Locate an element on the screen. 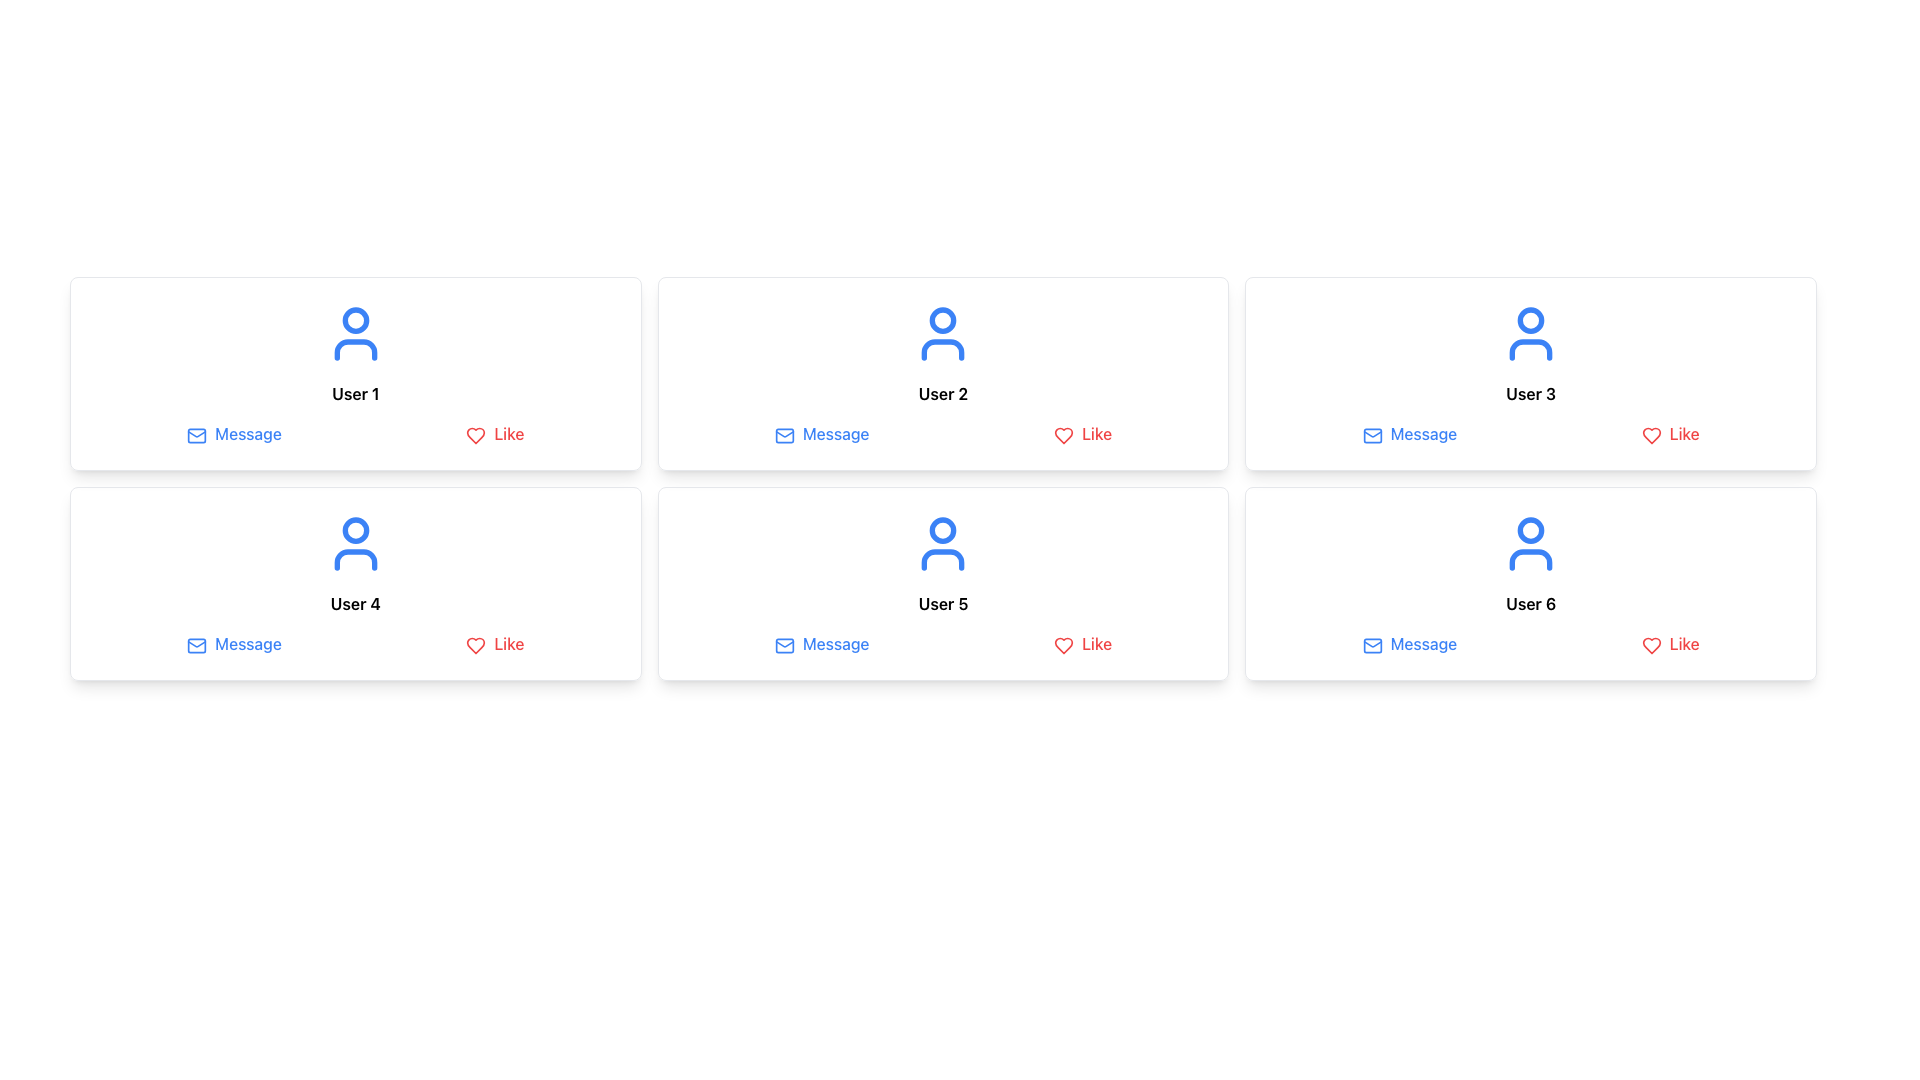  the 'Like' button located at the bottom right of the fifth card is located at coordinates (1082, 644).